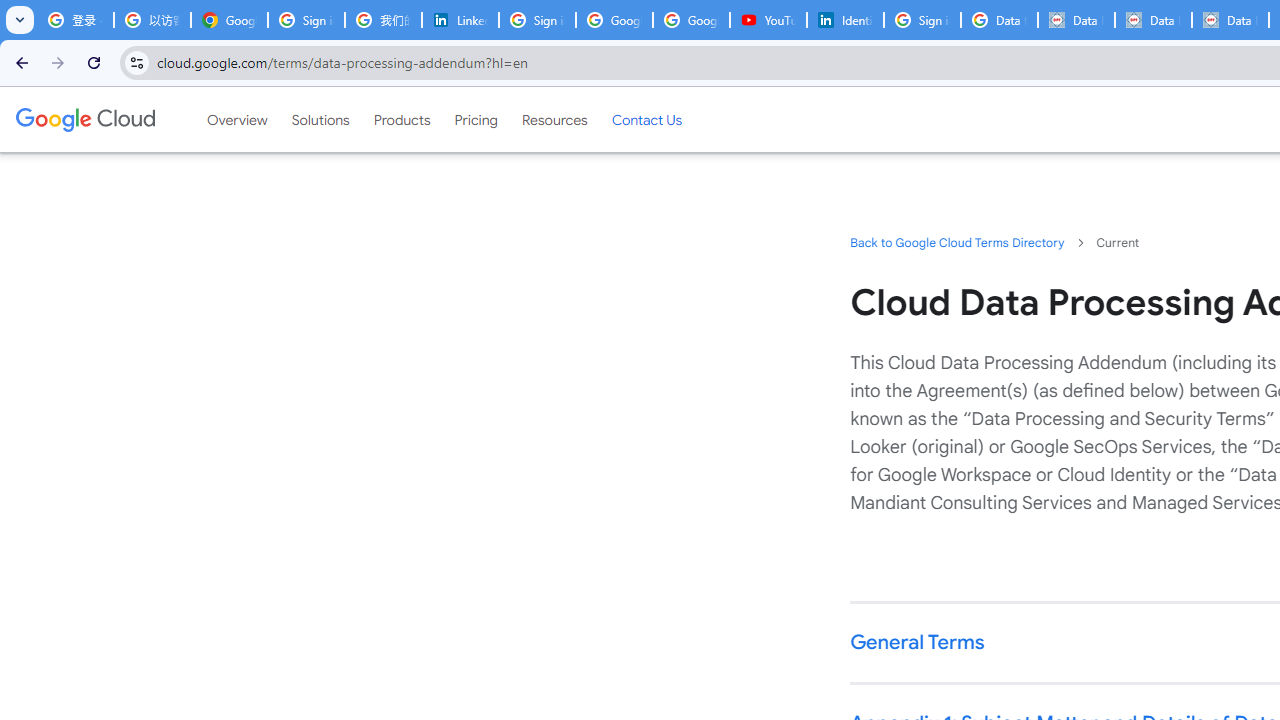 The height and width of the screenshot is (720, 1280). Describe the element at coordinates (459, 20) in the screenshot. I see `'LinkedIn Privacy Policy'` at that location.